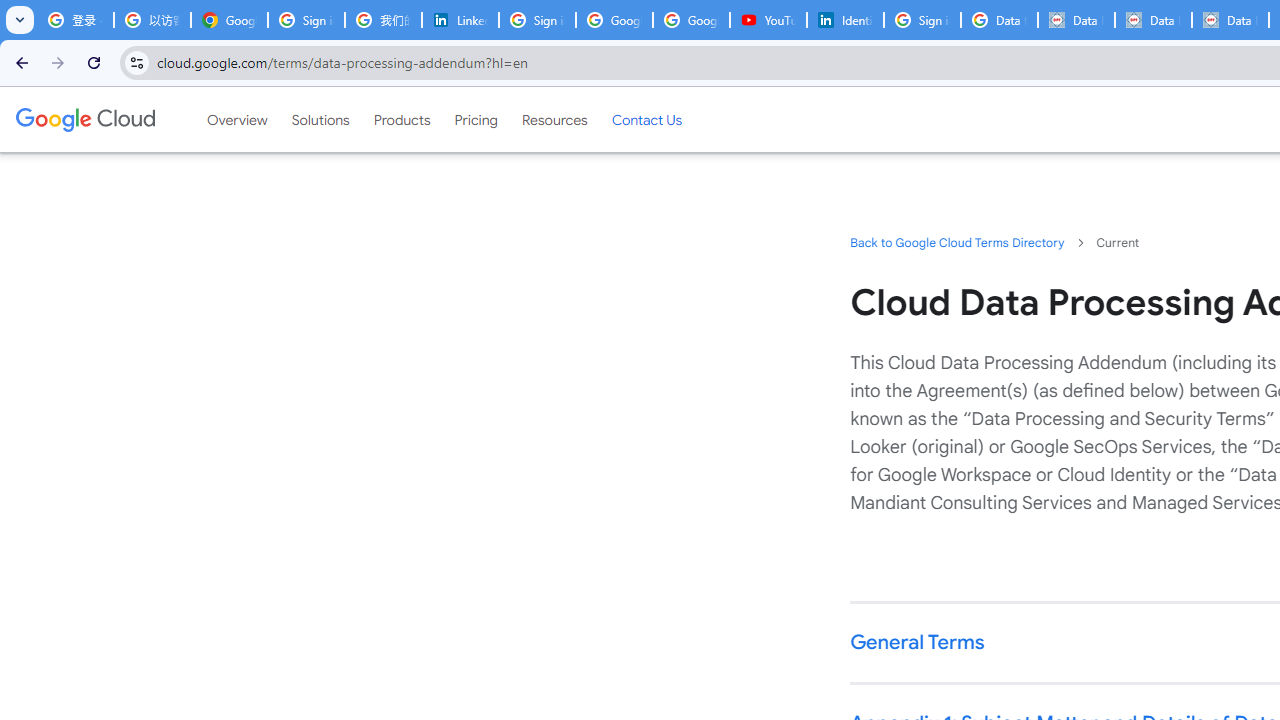 The height and width of the screenshot is (720, 1280). Describe the element at coordinates (459, 20) in the screenshot. I see `'LinkedIn Privacy Policy'` at that location.